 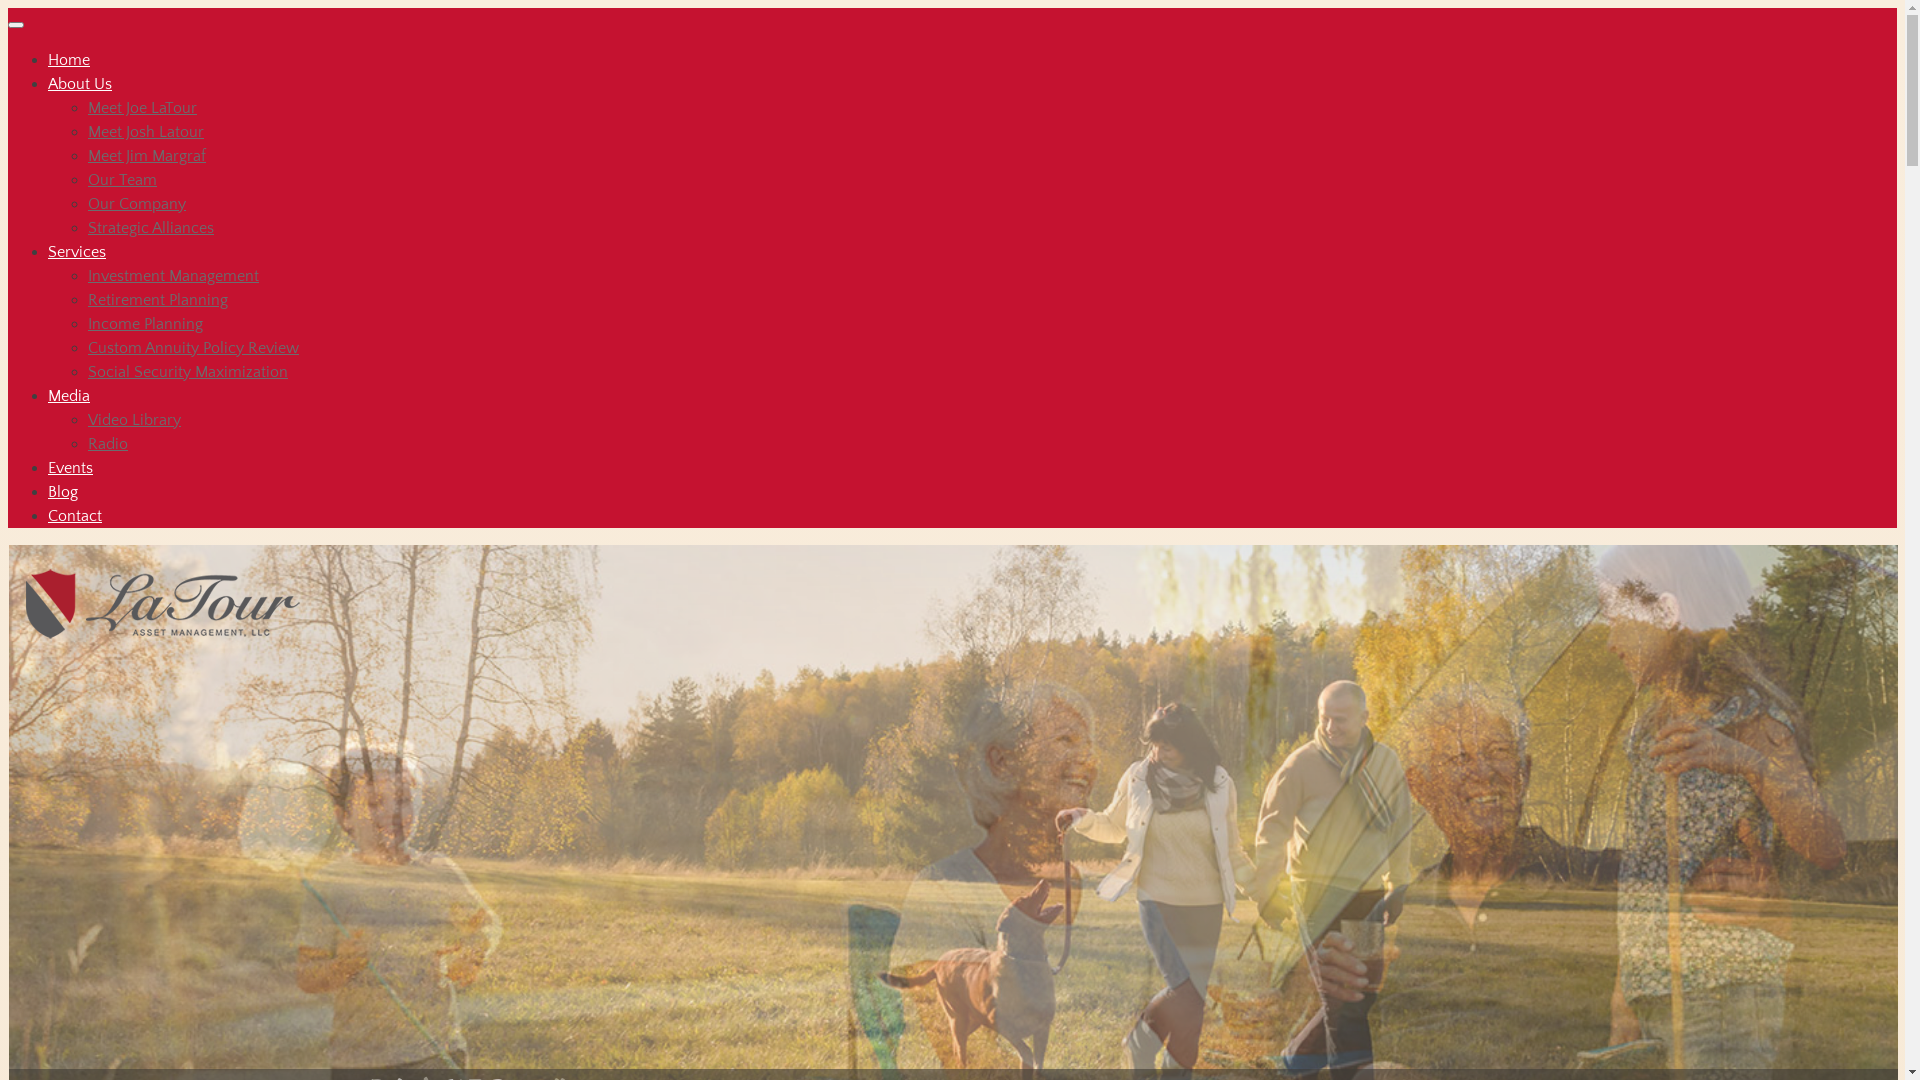 What do you see at coordinates (149, 226) in the screenshot?
I see `'Strategic Alliances'` at bounding box center [149, 226].